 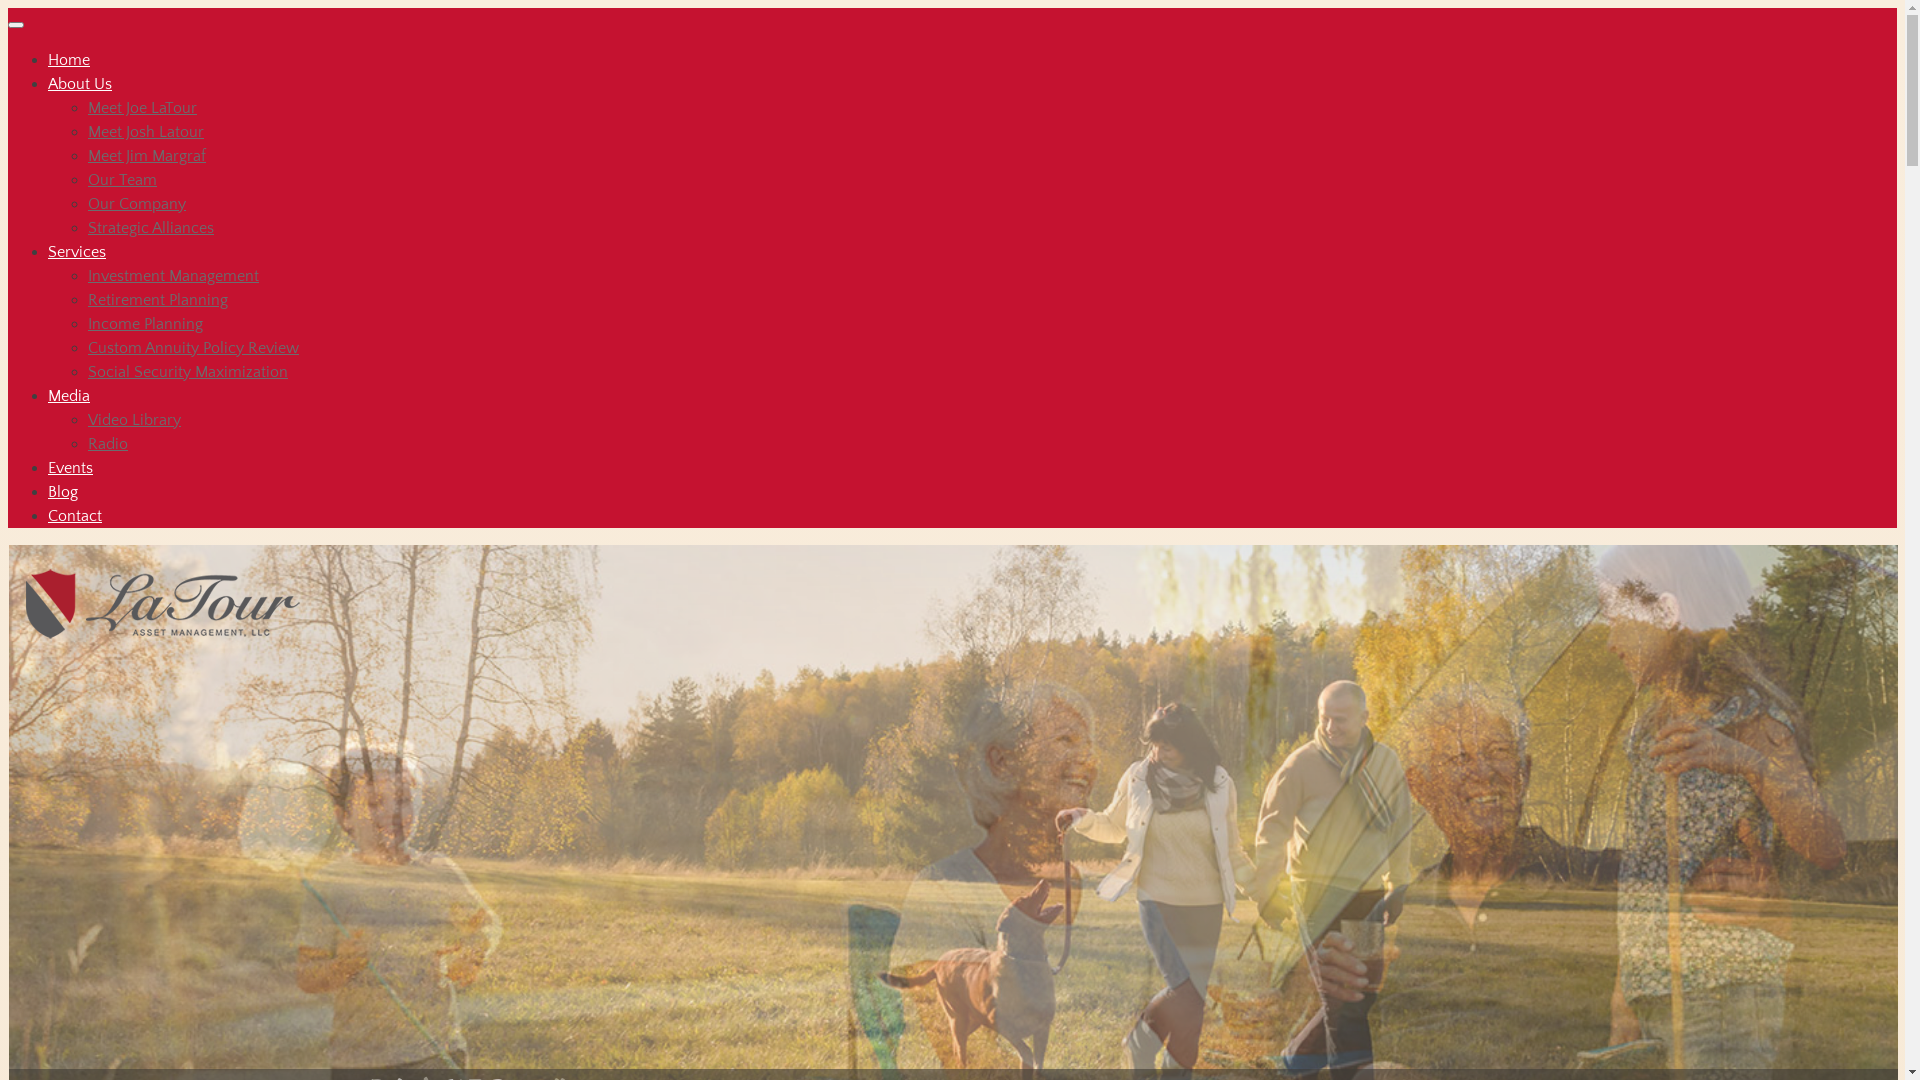 What do you see at coordinates (149, 226) in the screenshot?
I see `'Strategic Alliances'` at bounding box center [149, 226].